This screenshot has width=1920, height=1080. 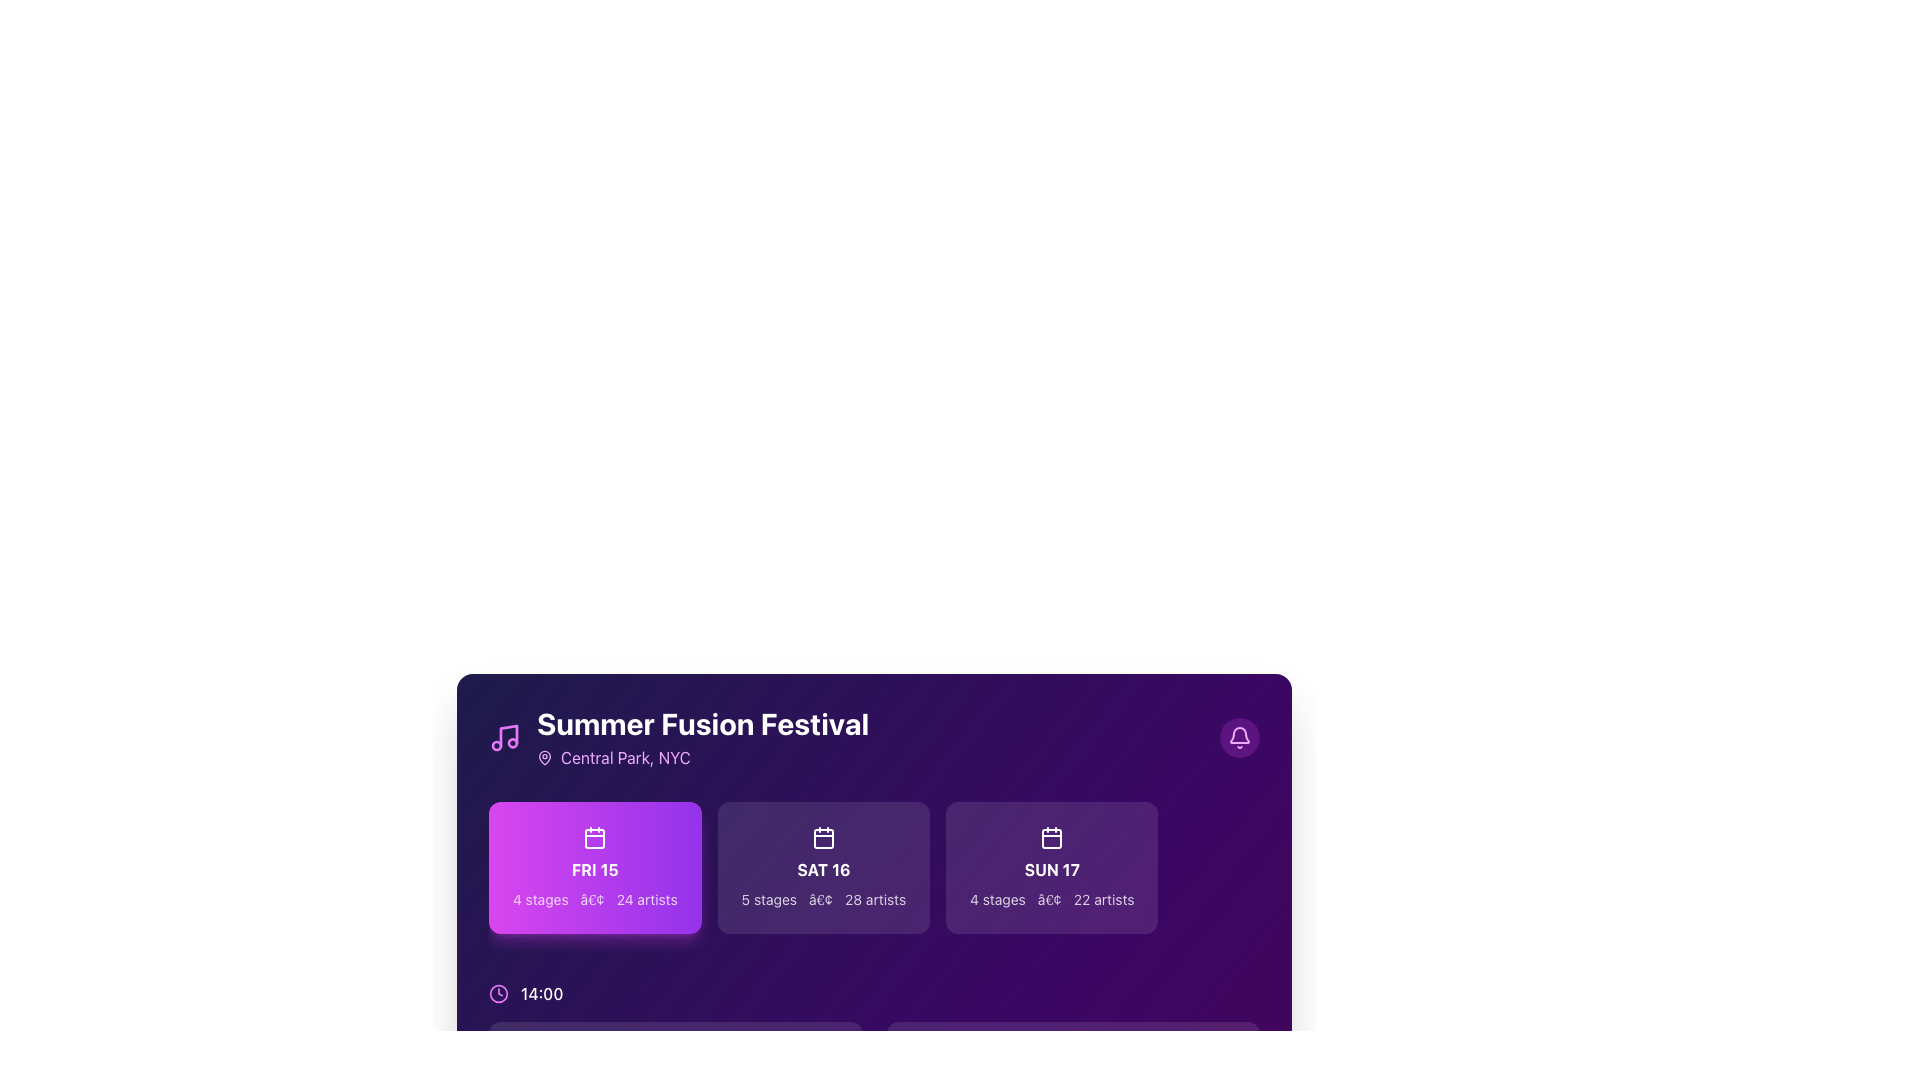 I want to click on the bullet point glyph that is centrally located between the '4 stages' and '24 artists' text lines on the event box for 'FRI 15', so click(x=591, y=898).